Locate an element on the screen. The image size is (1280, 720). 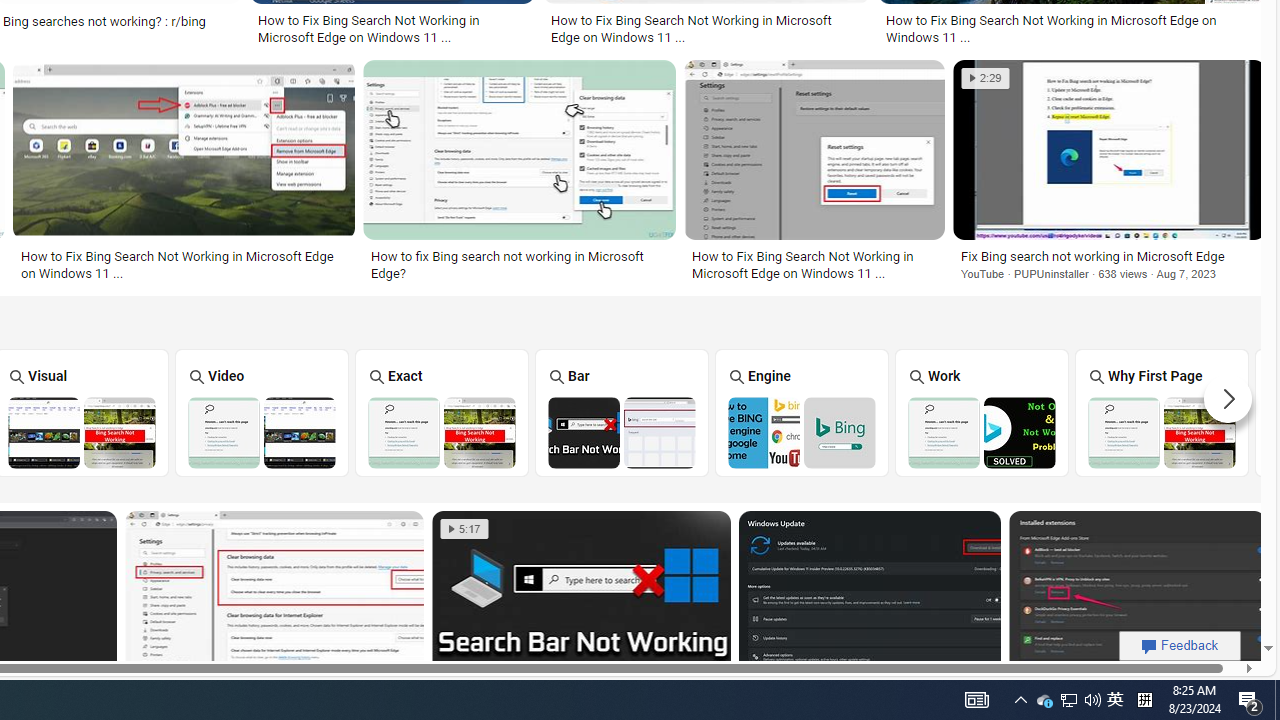
'Bing Video Search Not Working Video' is located at coordinates (261, 411).